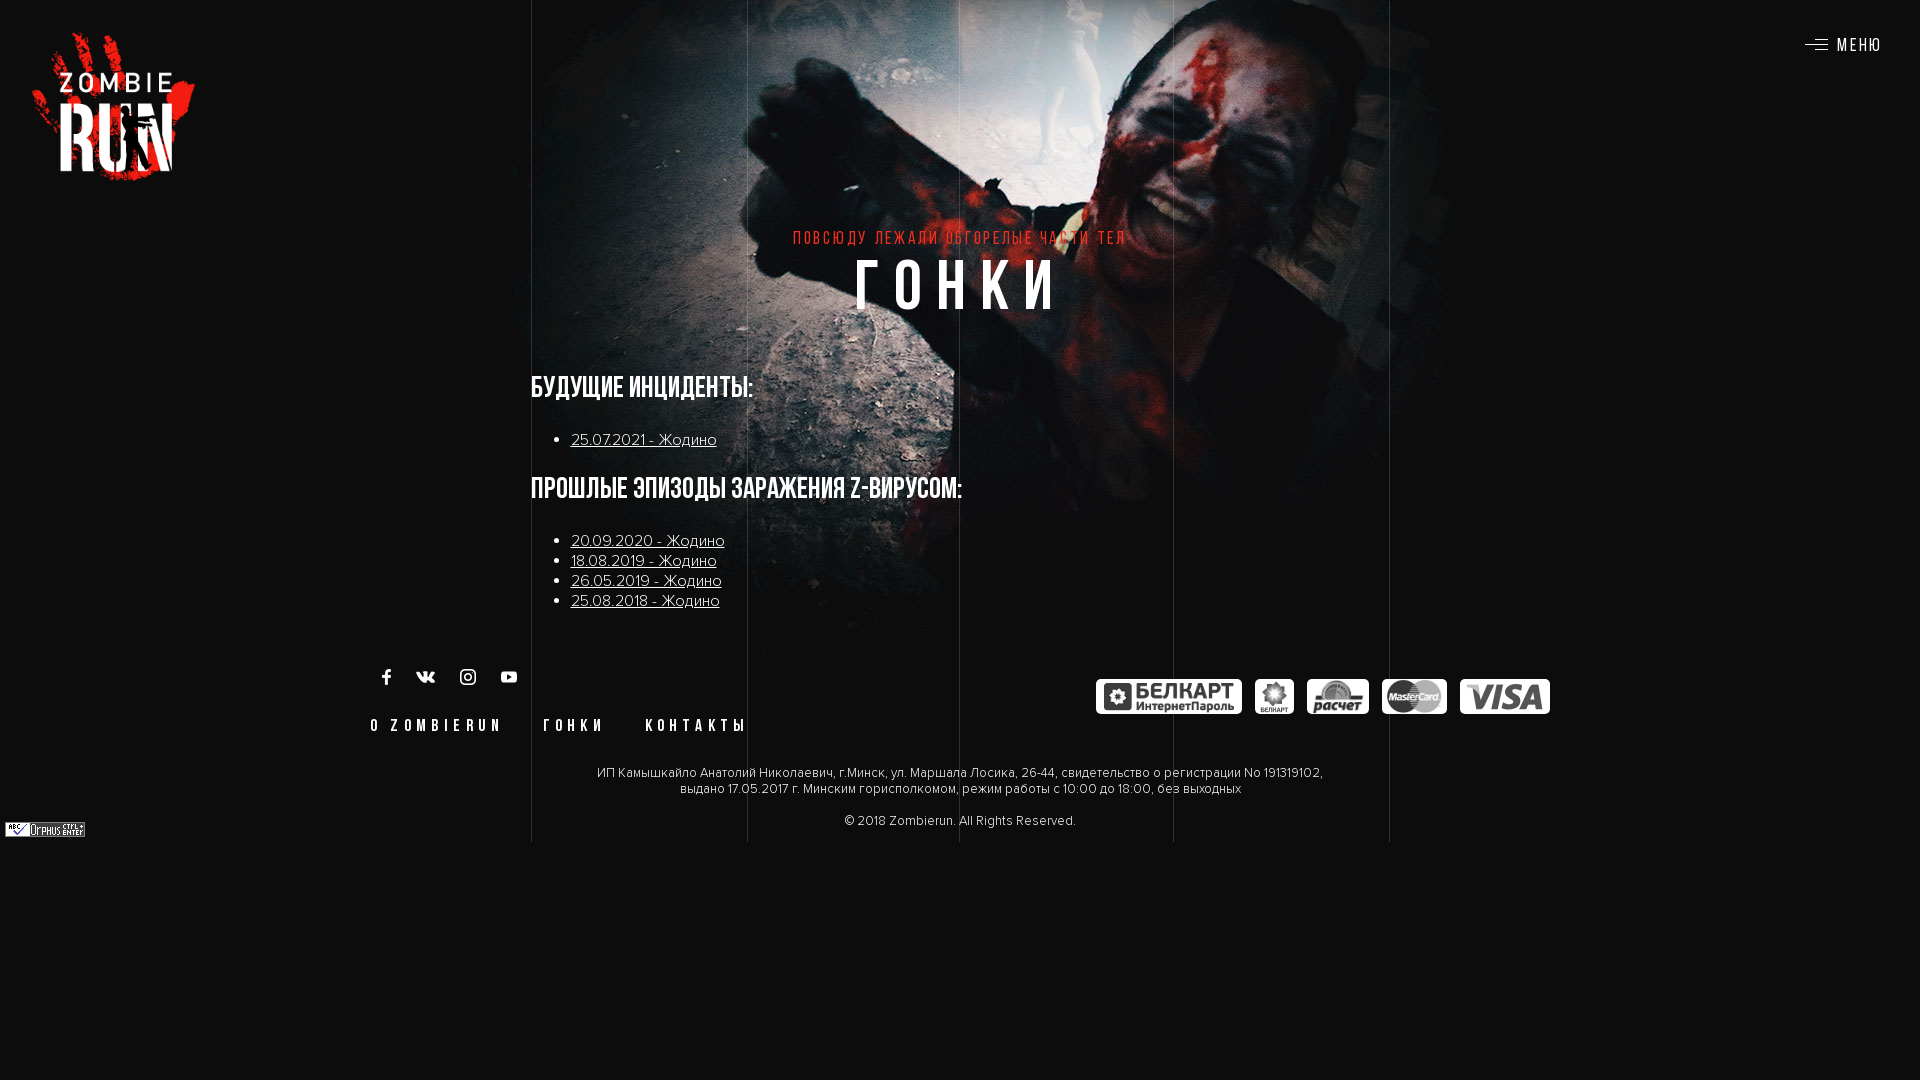  What do you see at coordinates (4, 832) in the screenshot?
I see `'Orphus'` at bounding box center [4, 832].